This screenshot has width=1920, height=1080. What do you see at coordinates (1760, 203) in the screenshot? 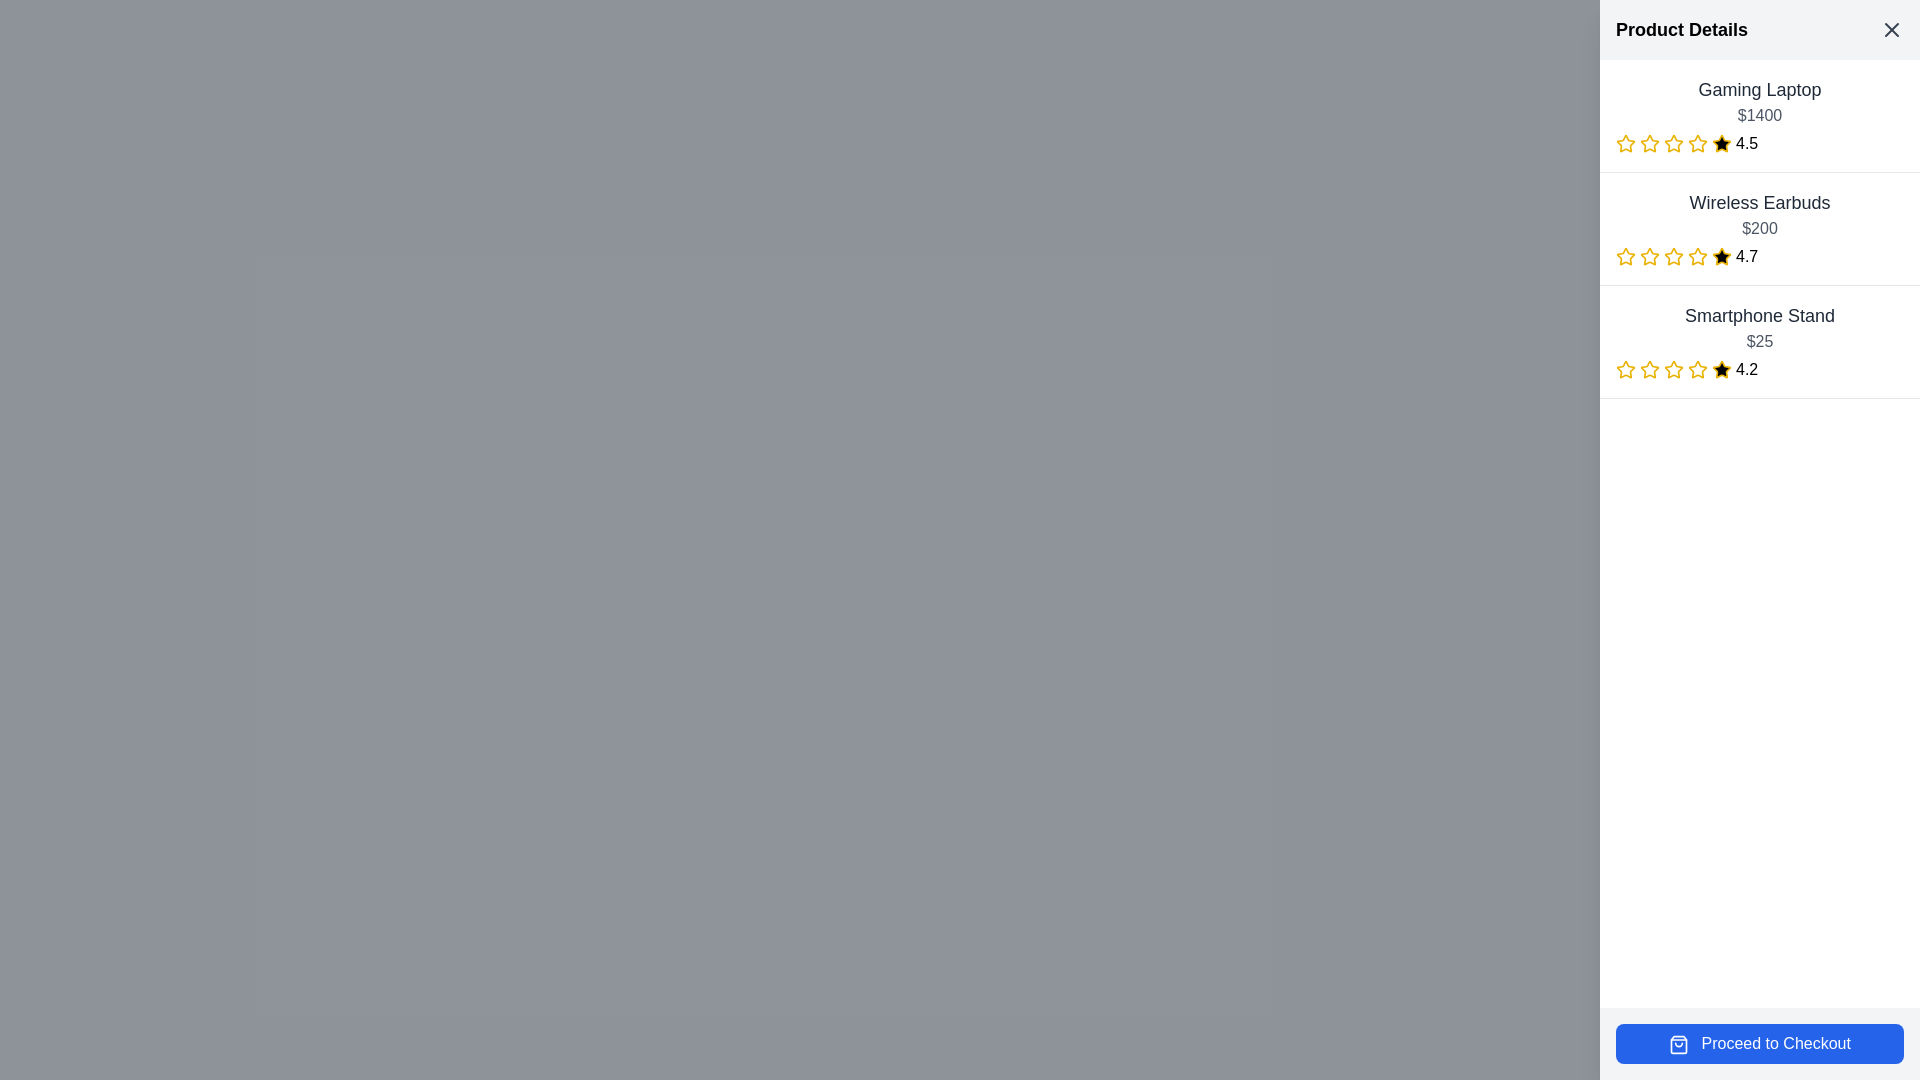
I see `text label that identifies the product as 'Wireless Earbuds', located in the second product entry of a vertically stacked list, positioned below 'Gaming Laptop' and above 'Smartphone Stand'` at bounding box center [1760, 203].